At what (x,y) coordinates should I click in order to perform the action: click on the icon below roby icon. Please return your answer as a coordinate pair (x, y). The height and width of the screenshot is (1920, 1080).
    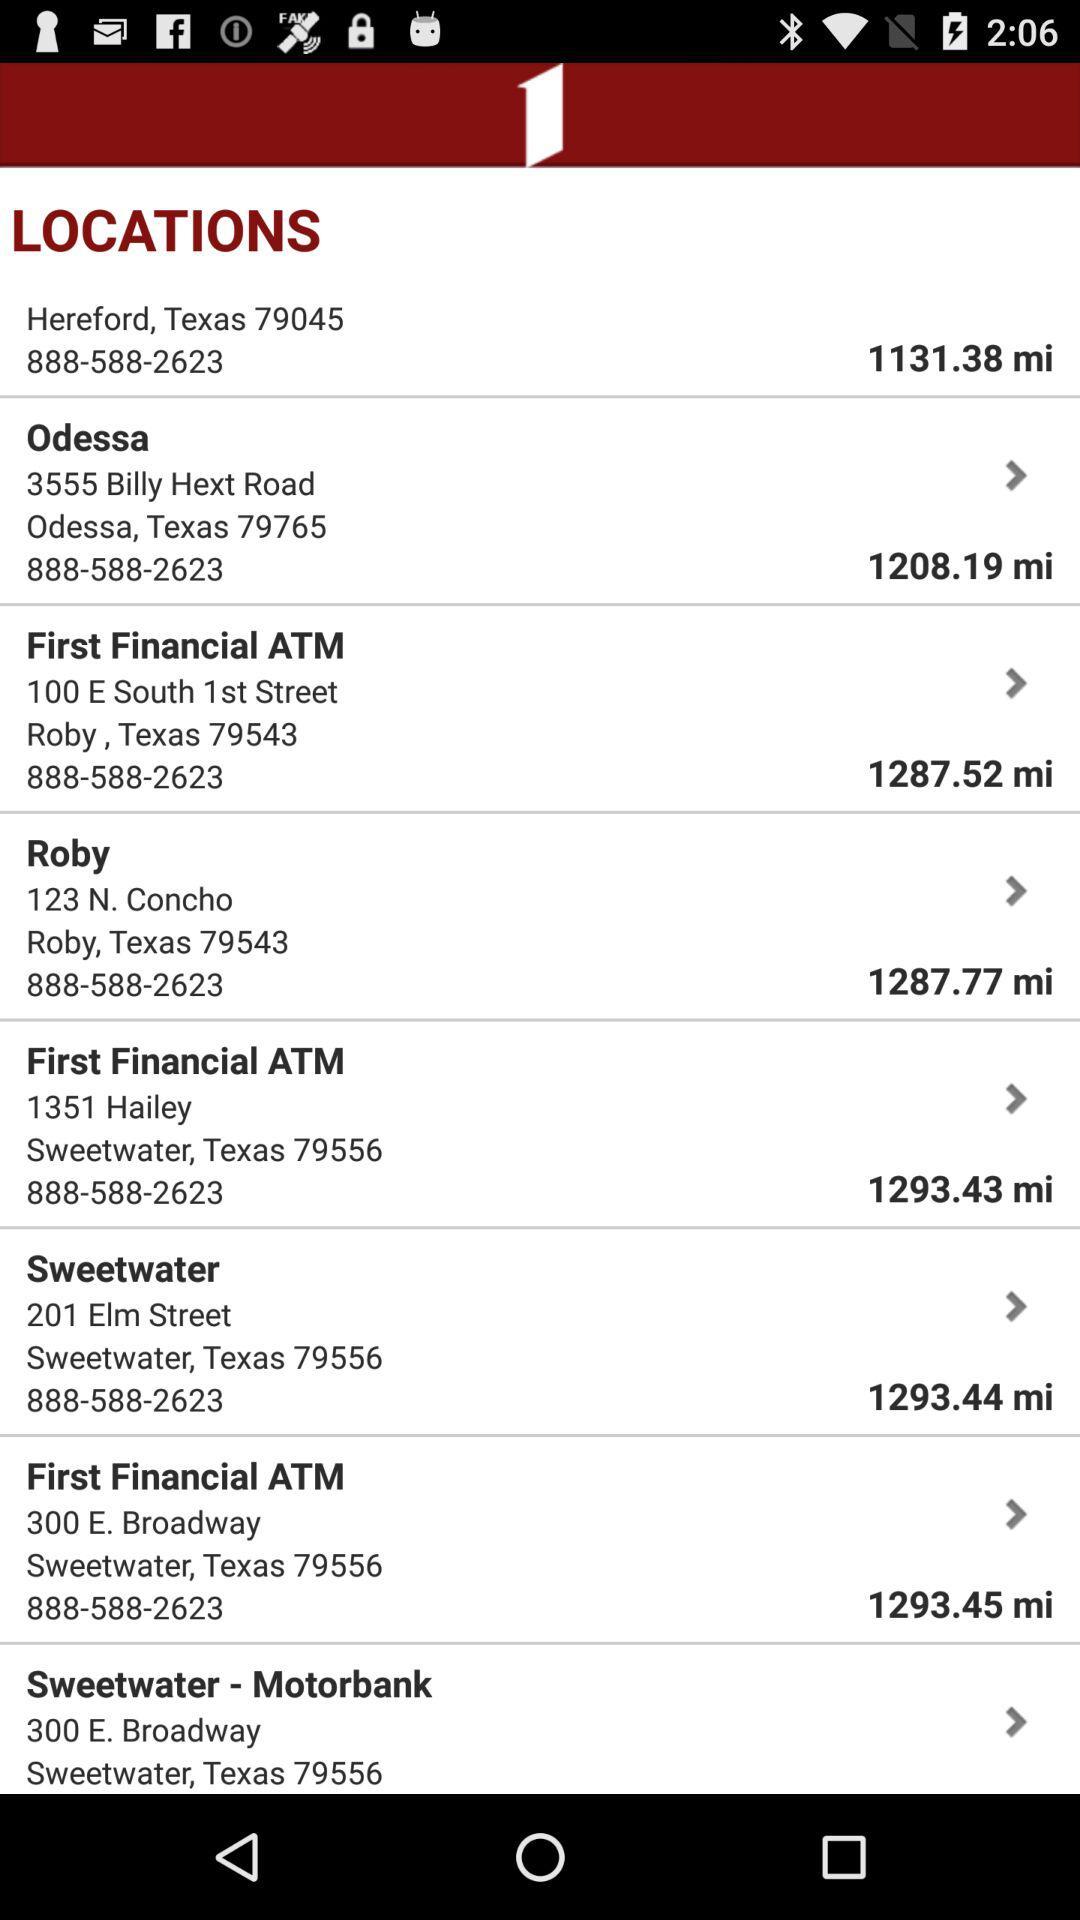
    Looking at the image, I should click on (129, 897).